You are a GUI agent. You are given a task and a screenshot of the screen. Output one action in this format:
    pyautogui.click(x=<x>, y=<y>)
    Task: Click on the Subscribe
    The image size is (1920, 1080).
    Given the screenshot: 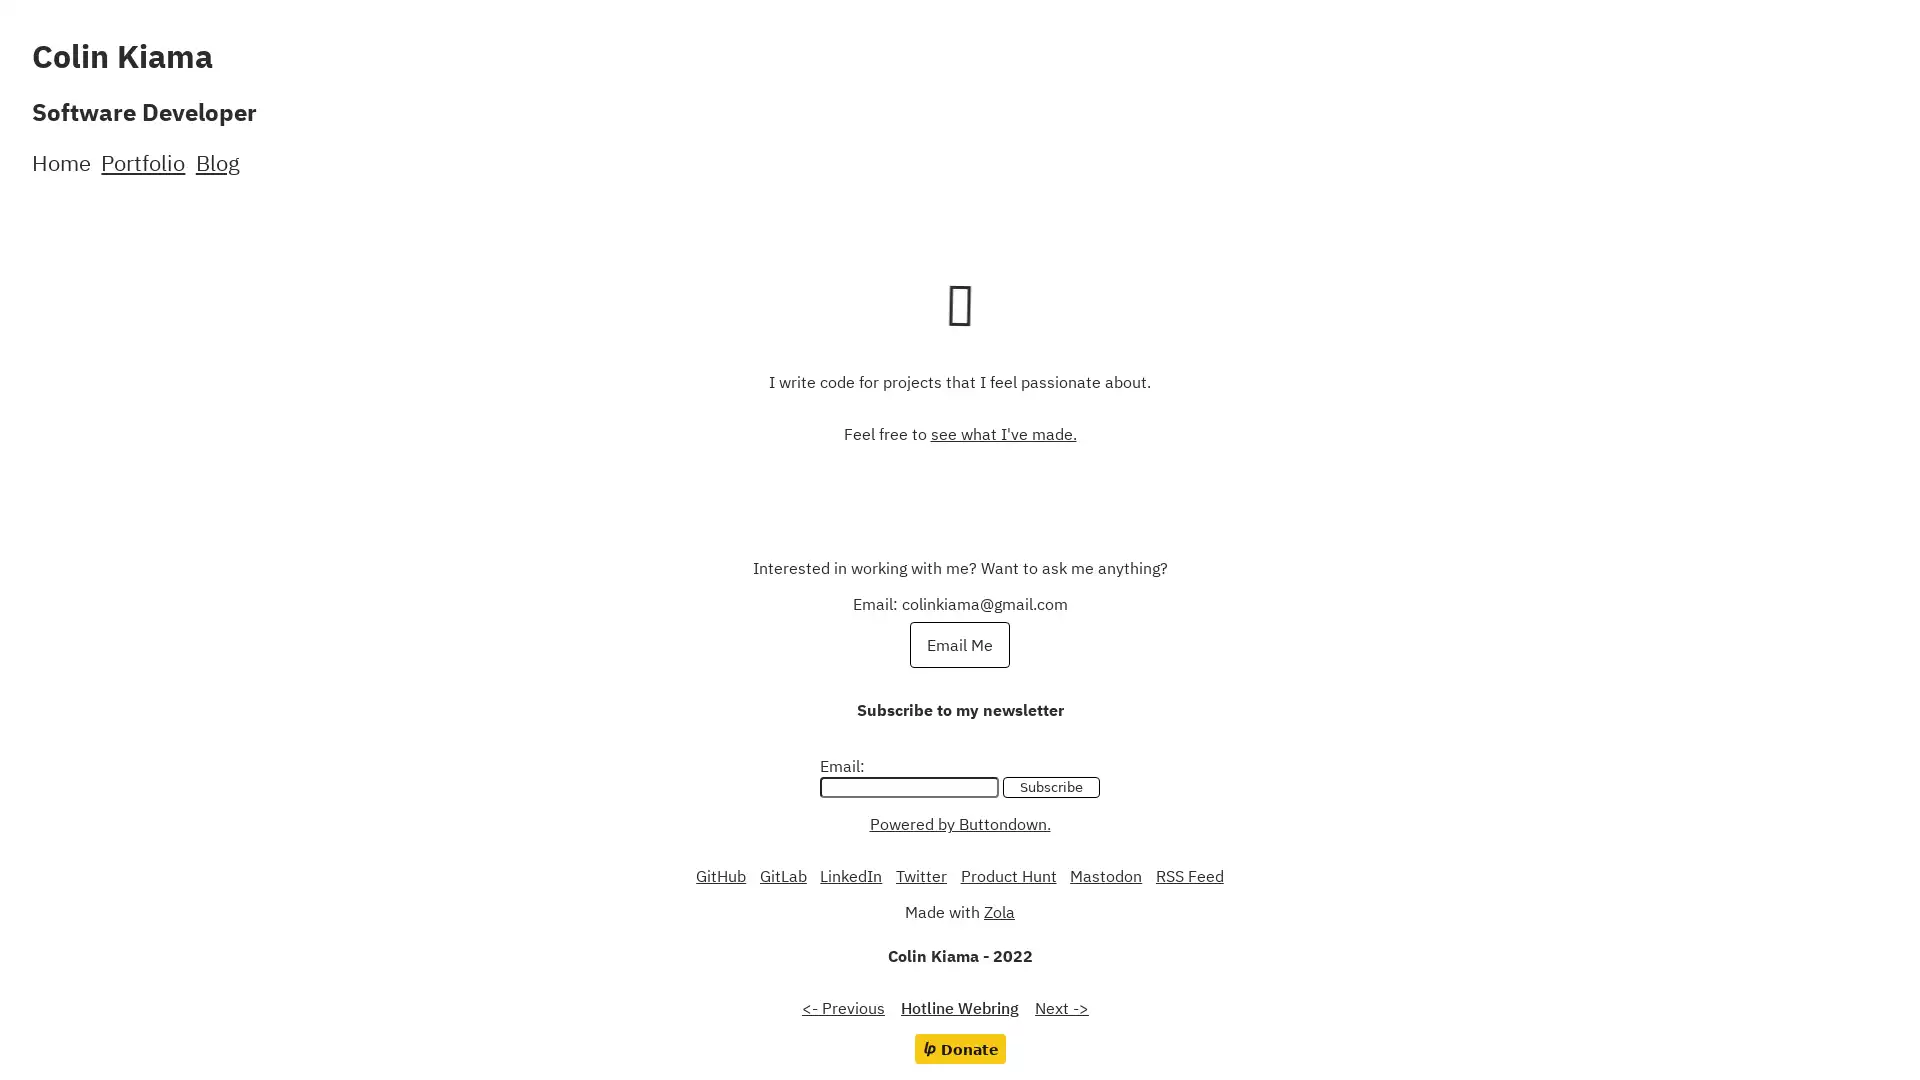 What is the action you would take?
    pyautogui.click(x=1050, y=786)
    